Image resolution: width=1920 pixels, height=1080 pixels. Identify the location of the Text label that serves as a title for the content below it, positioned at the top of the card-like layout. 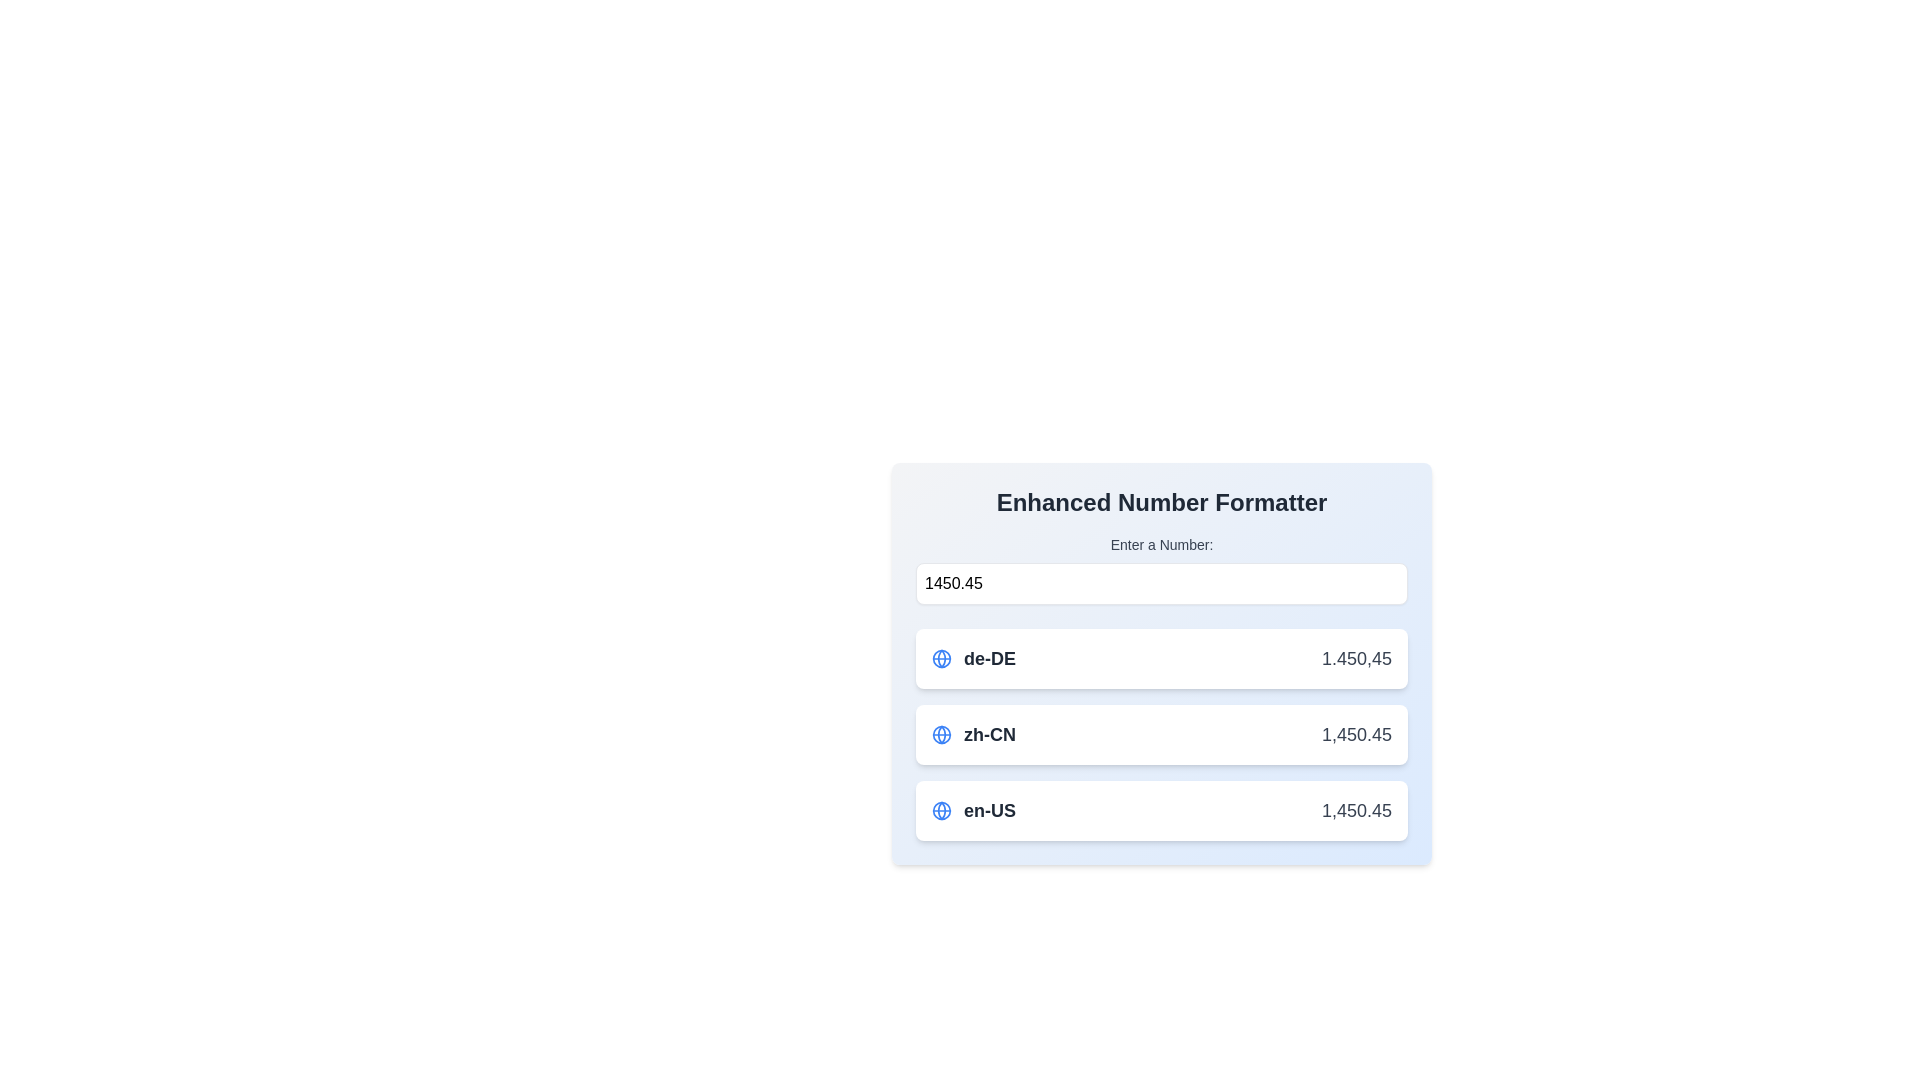
(1161, 501).